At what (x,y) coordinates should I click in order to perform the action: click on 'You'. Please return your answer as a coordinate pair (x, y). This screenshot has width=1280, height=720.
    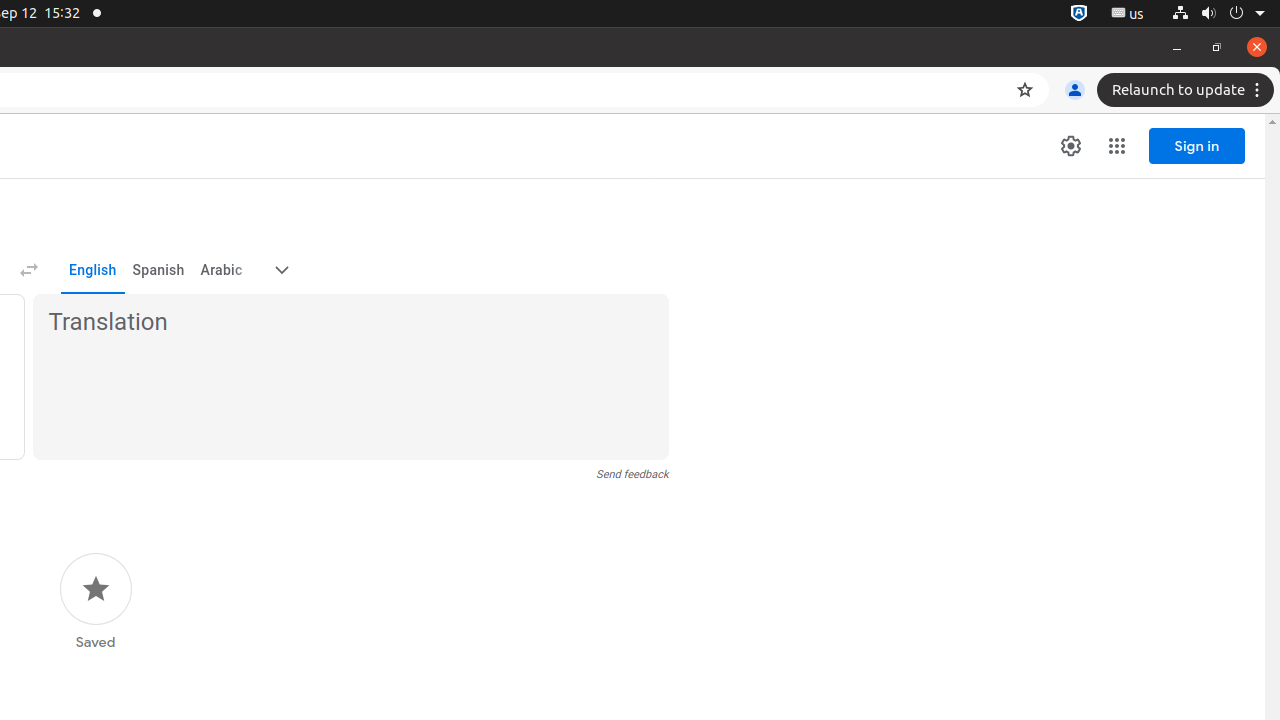
    Looking at the image, I should click on (1073, 90).